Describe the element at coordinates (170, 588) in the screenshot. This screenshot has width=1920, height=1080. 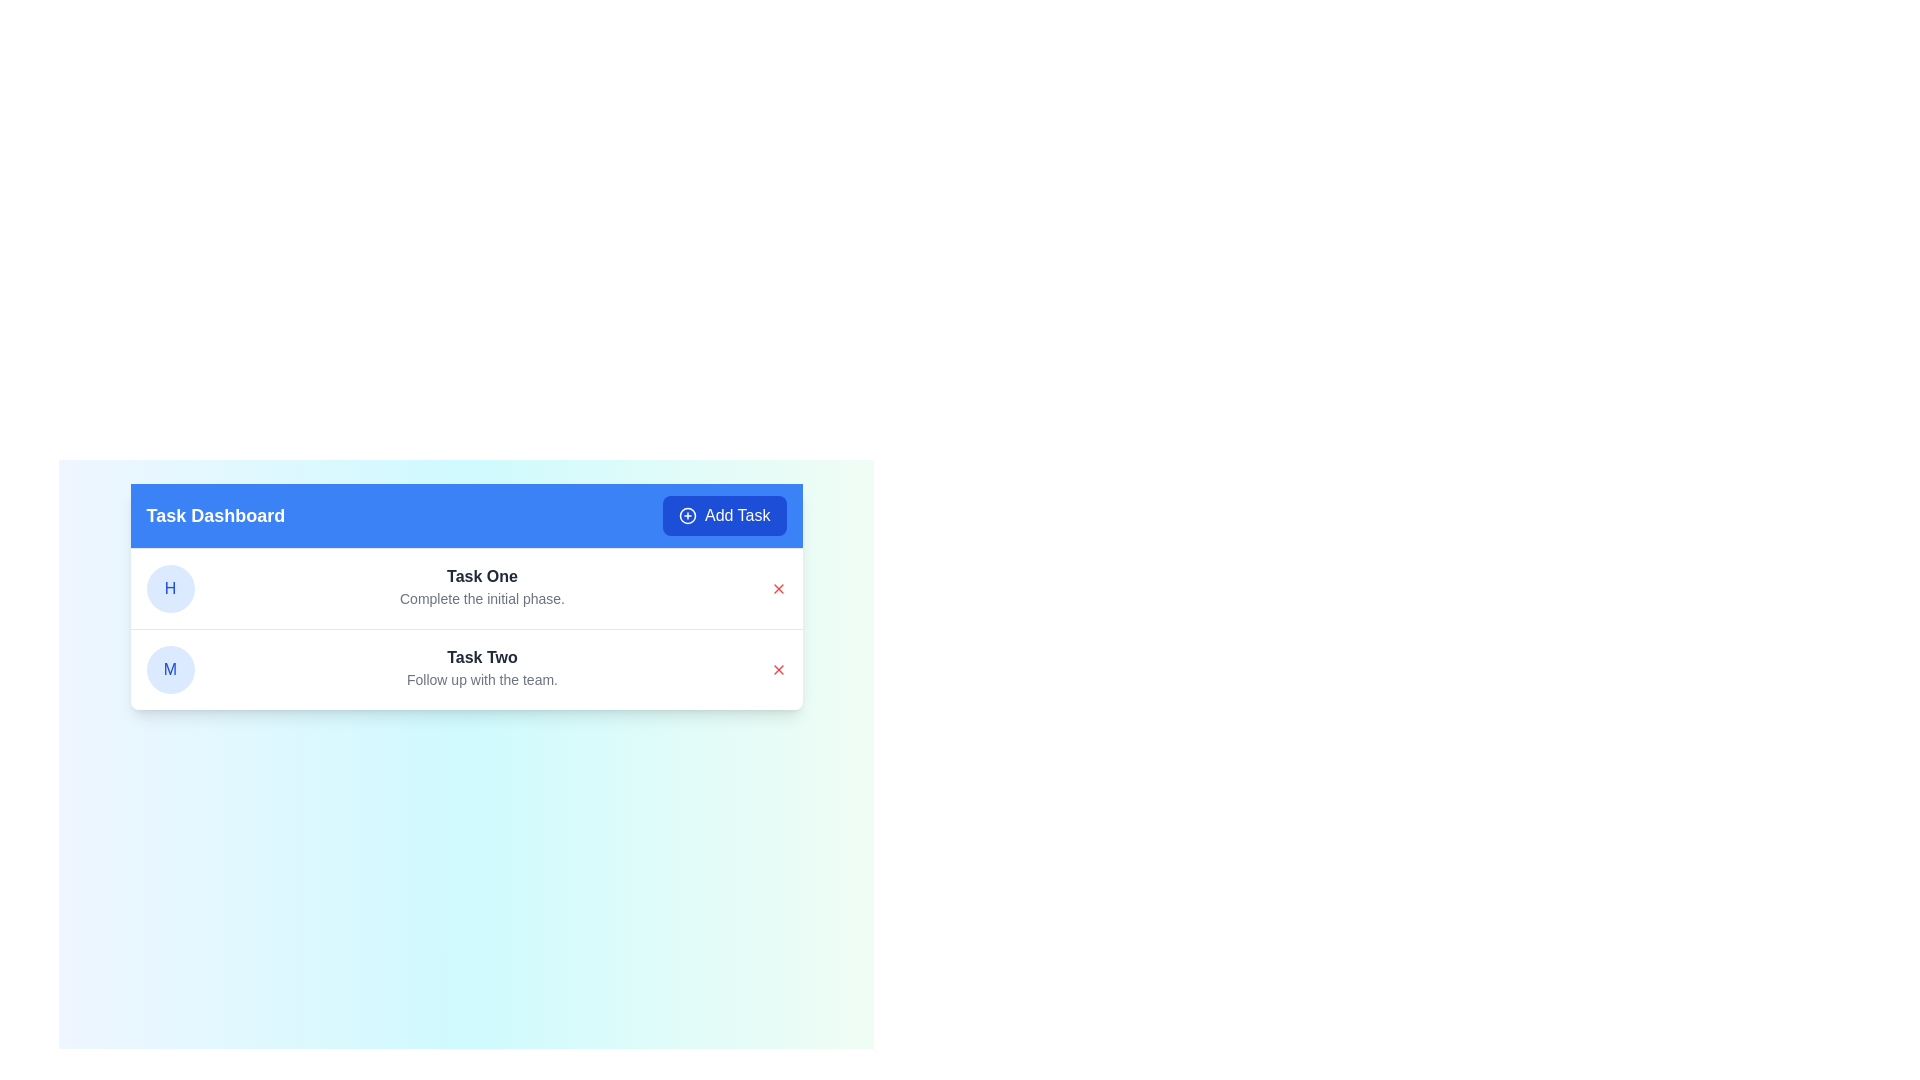
I see `the circular avatar icon with a blue background and letter 'H' representing the first task in the task listing interface` at that location.